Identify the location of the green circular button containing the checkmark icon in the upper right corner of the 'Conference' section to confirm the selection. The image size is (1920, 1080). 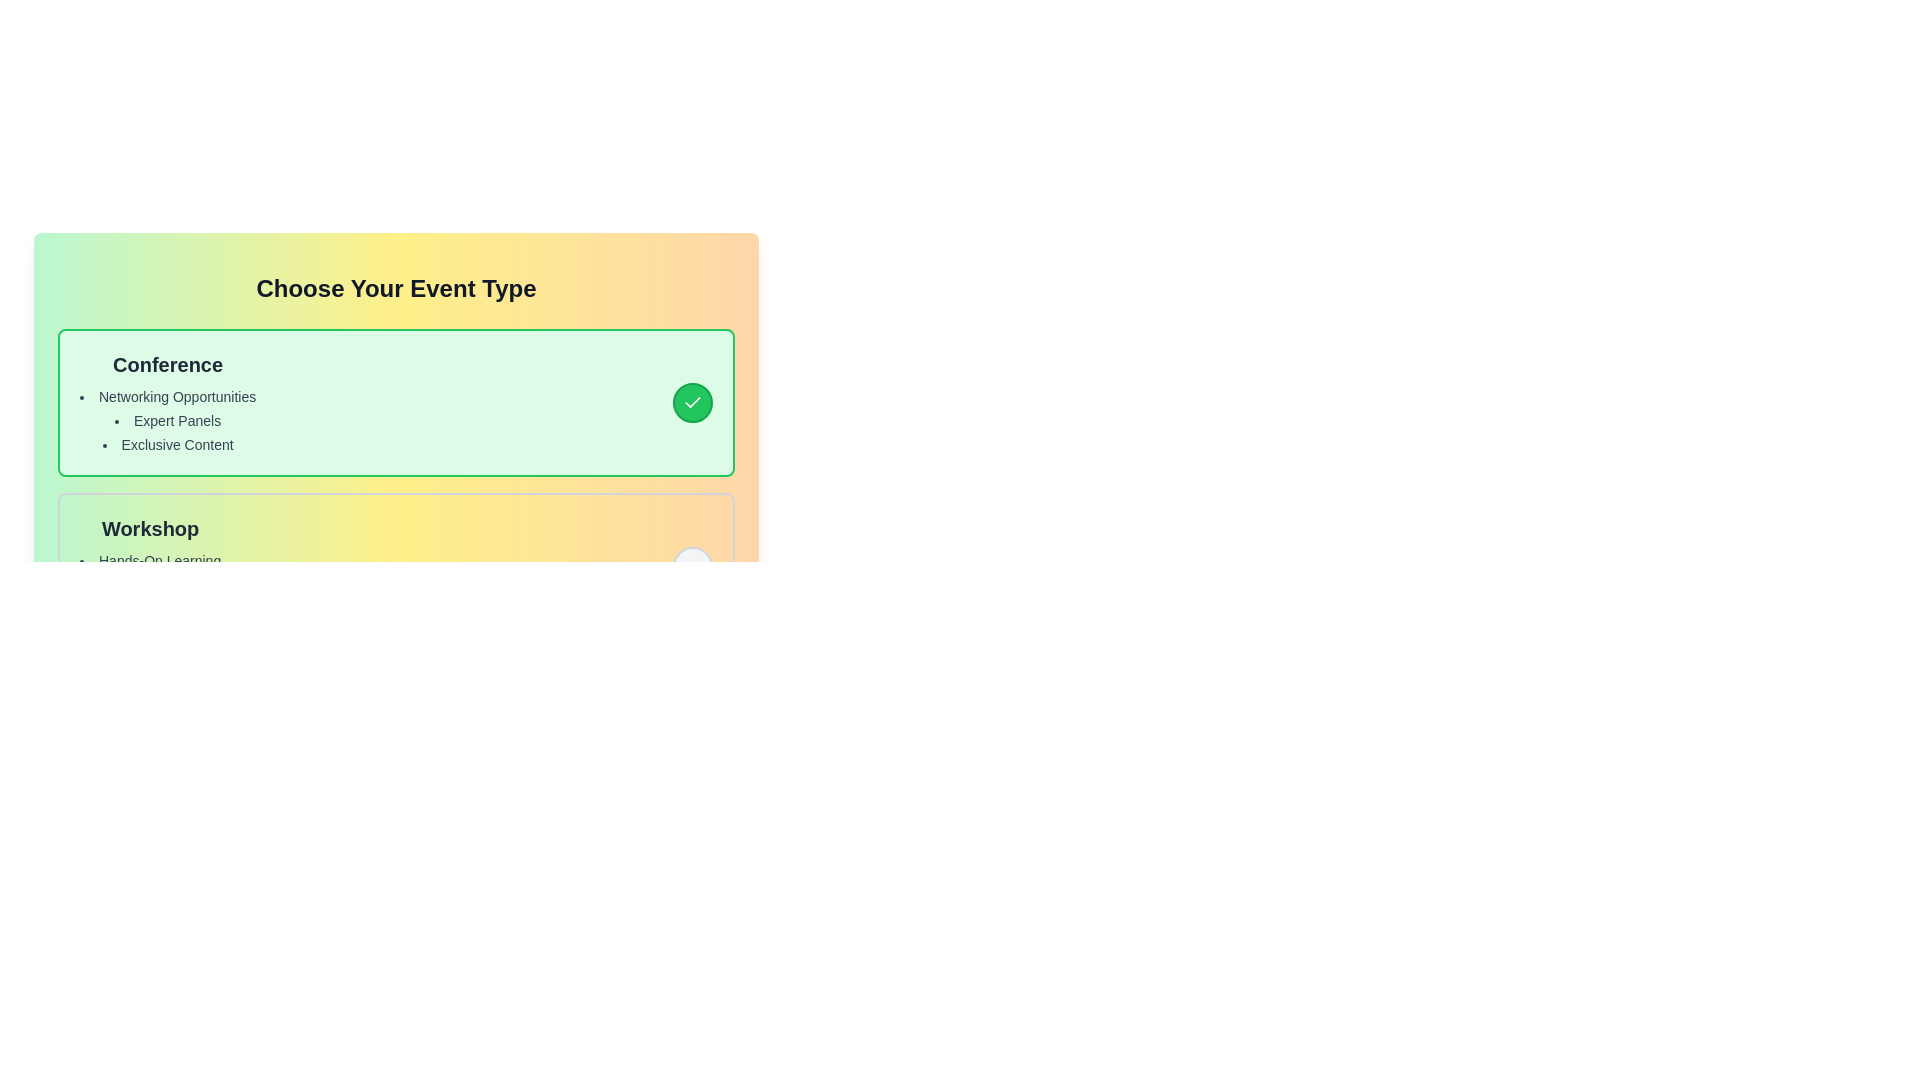
(692, 402).